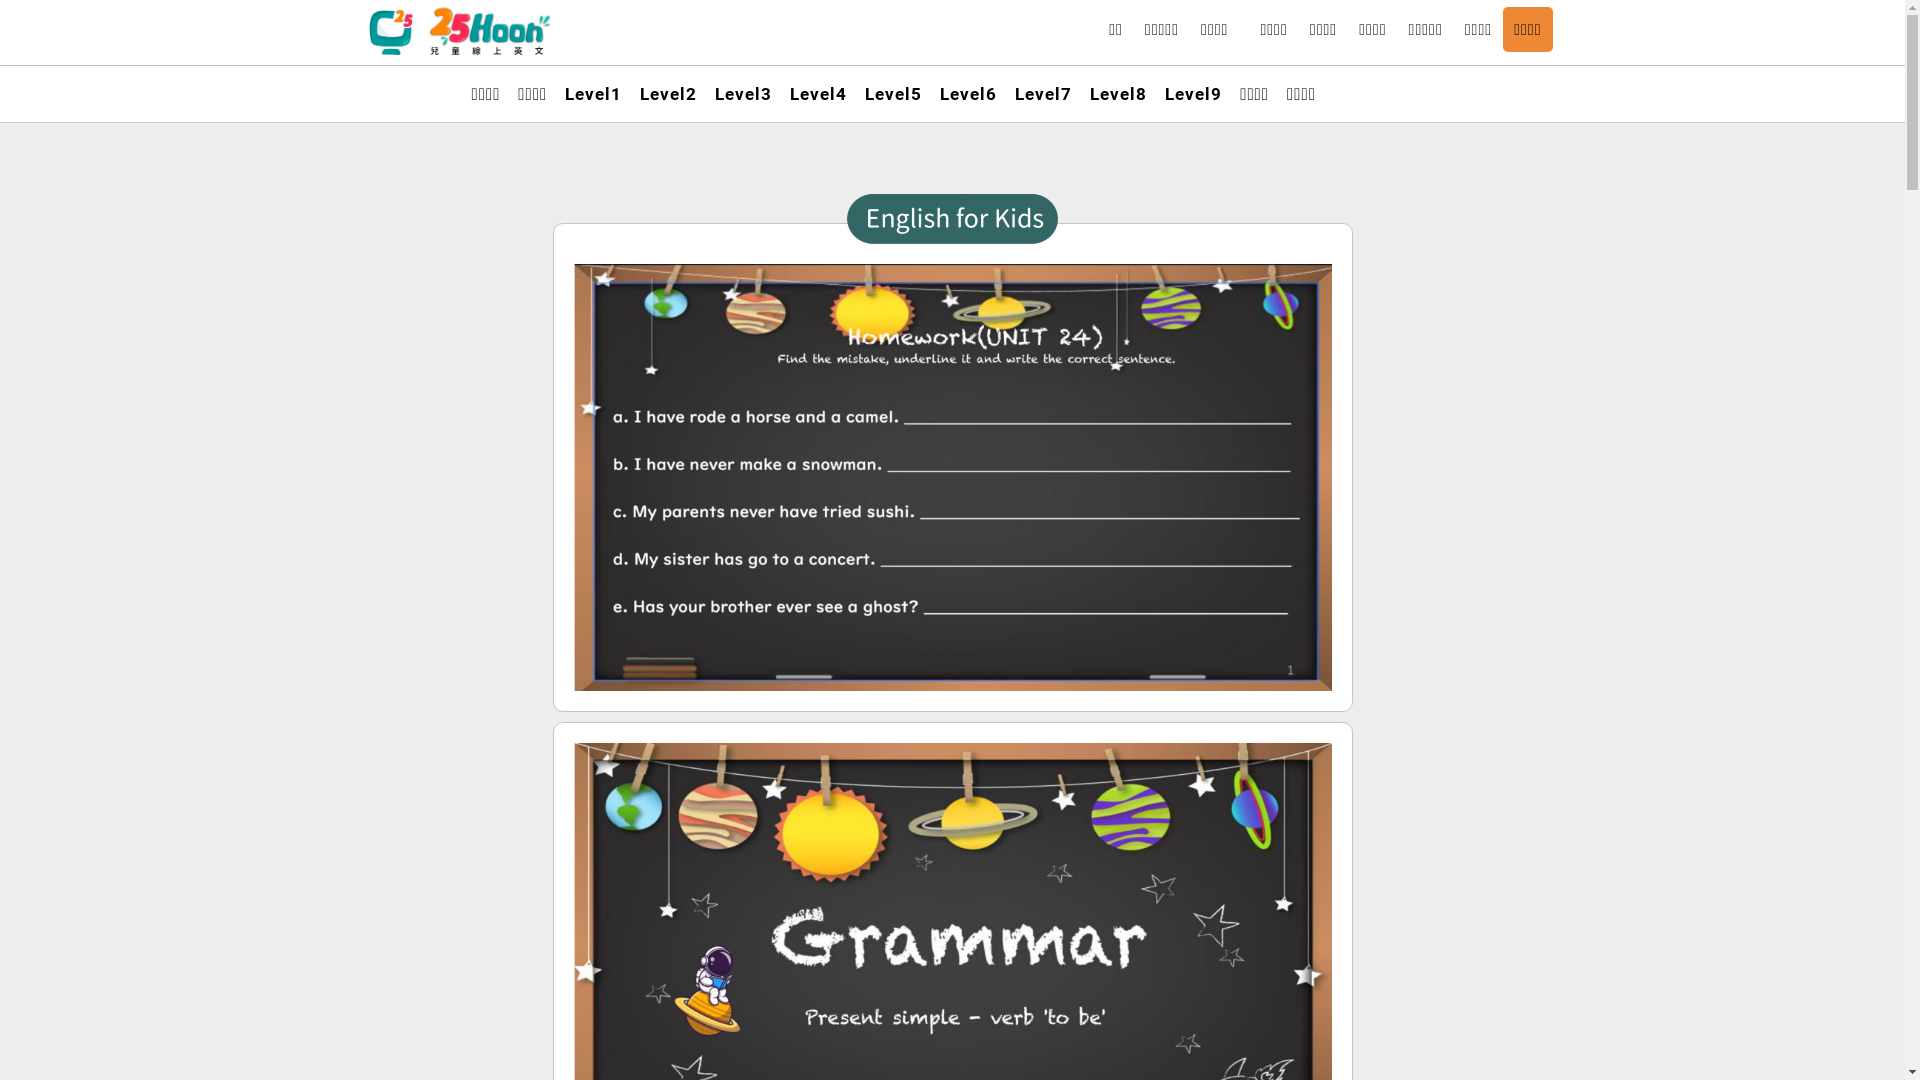  What do you see at coordinates (1193, 93) in the screenshot?
I see `'Level9'` at bounding box center [1193, 93].